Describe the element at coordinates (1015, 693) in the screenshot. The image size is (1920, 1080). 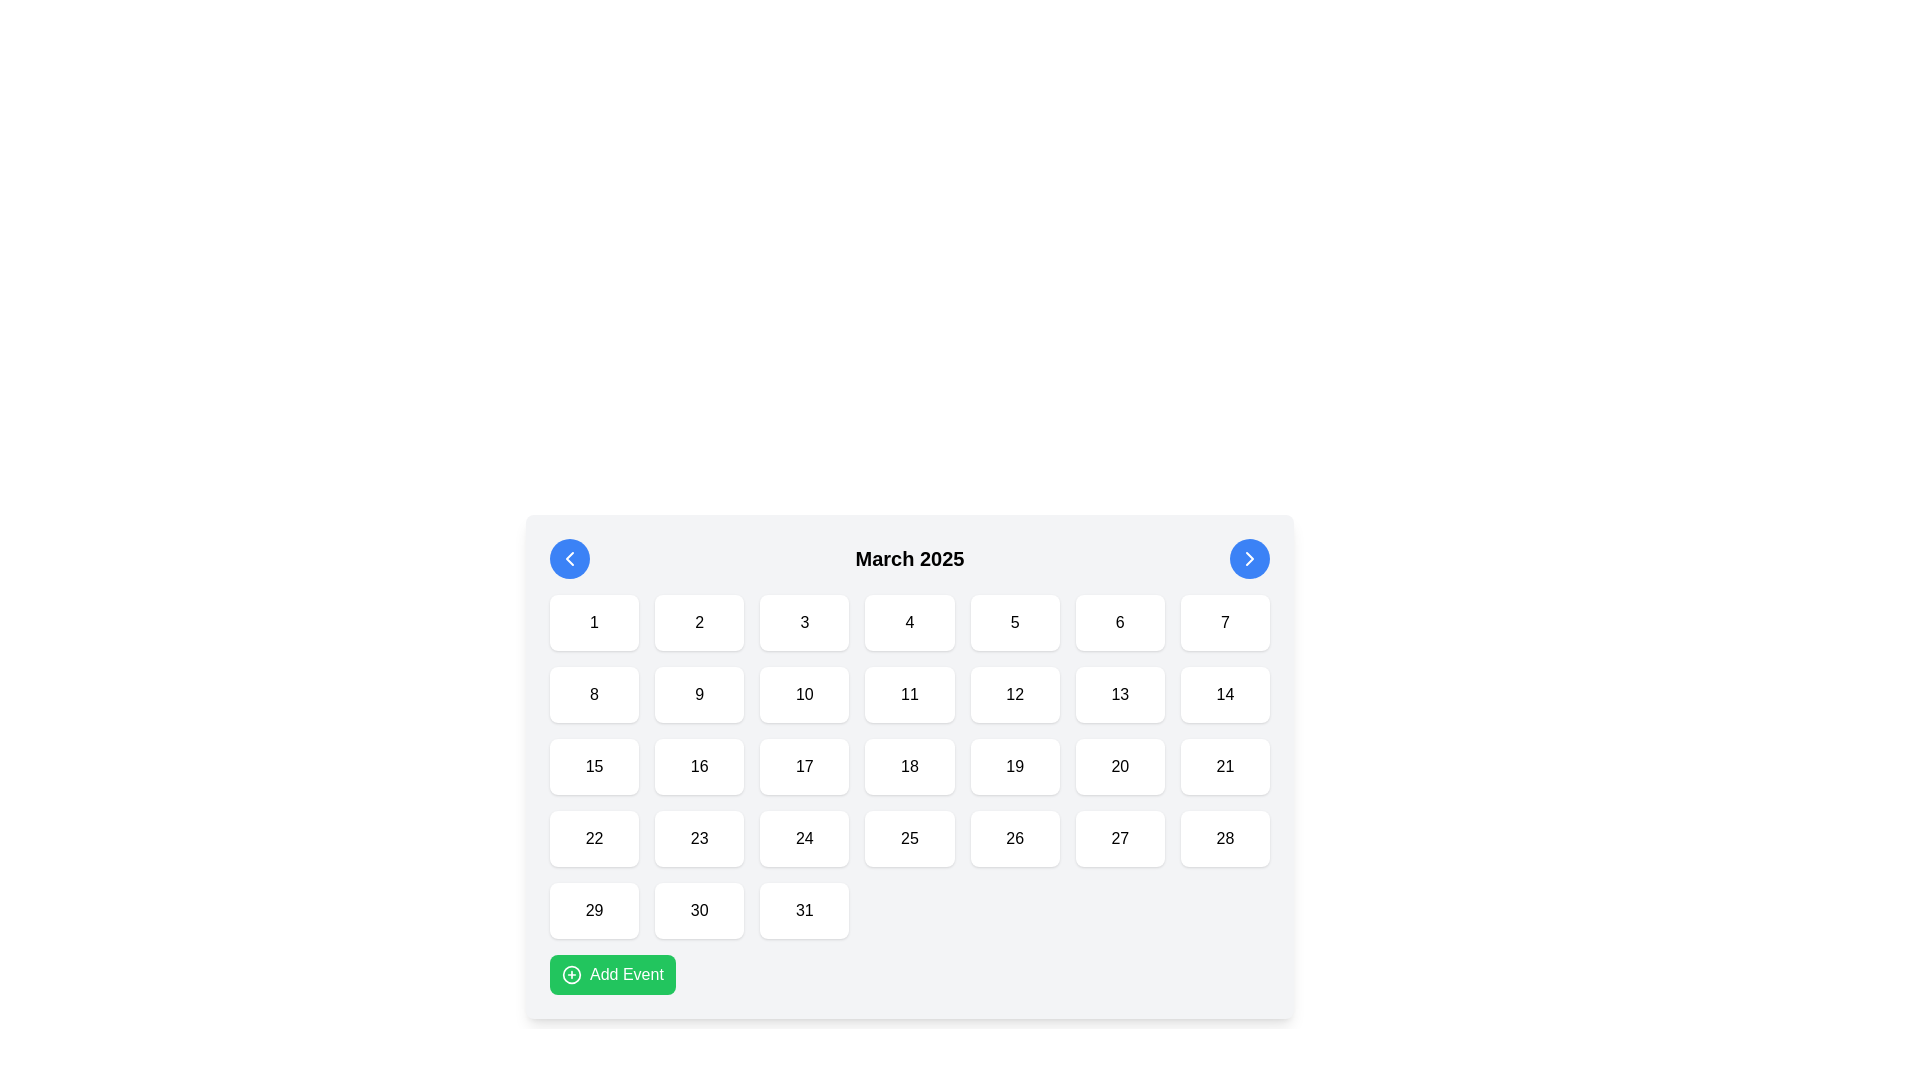
I see `the selectable calendar day button representing the date '12', located in the second row and sixth column of the calendar grid` at that location.